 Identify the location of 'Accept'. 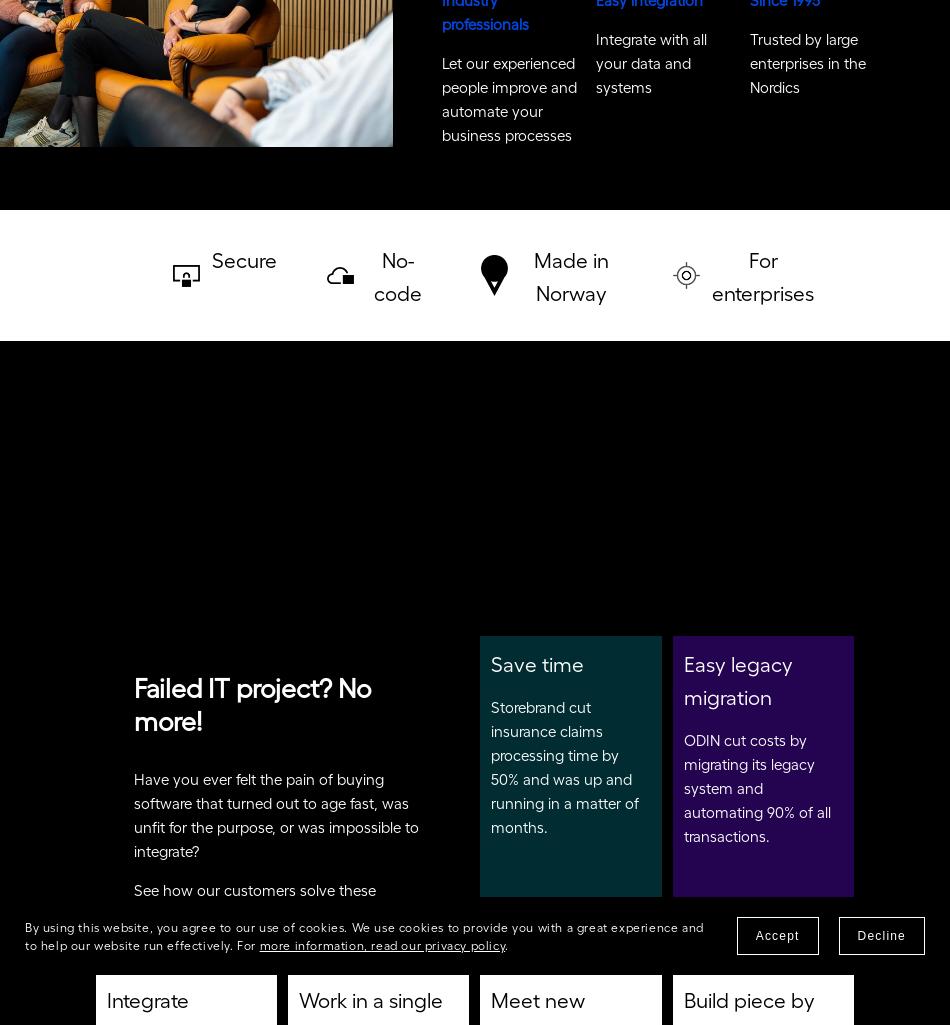
(776, 936).